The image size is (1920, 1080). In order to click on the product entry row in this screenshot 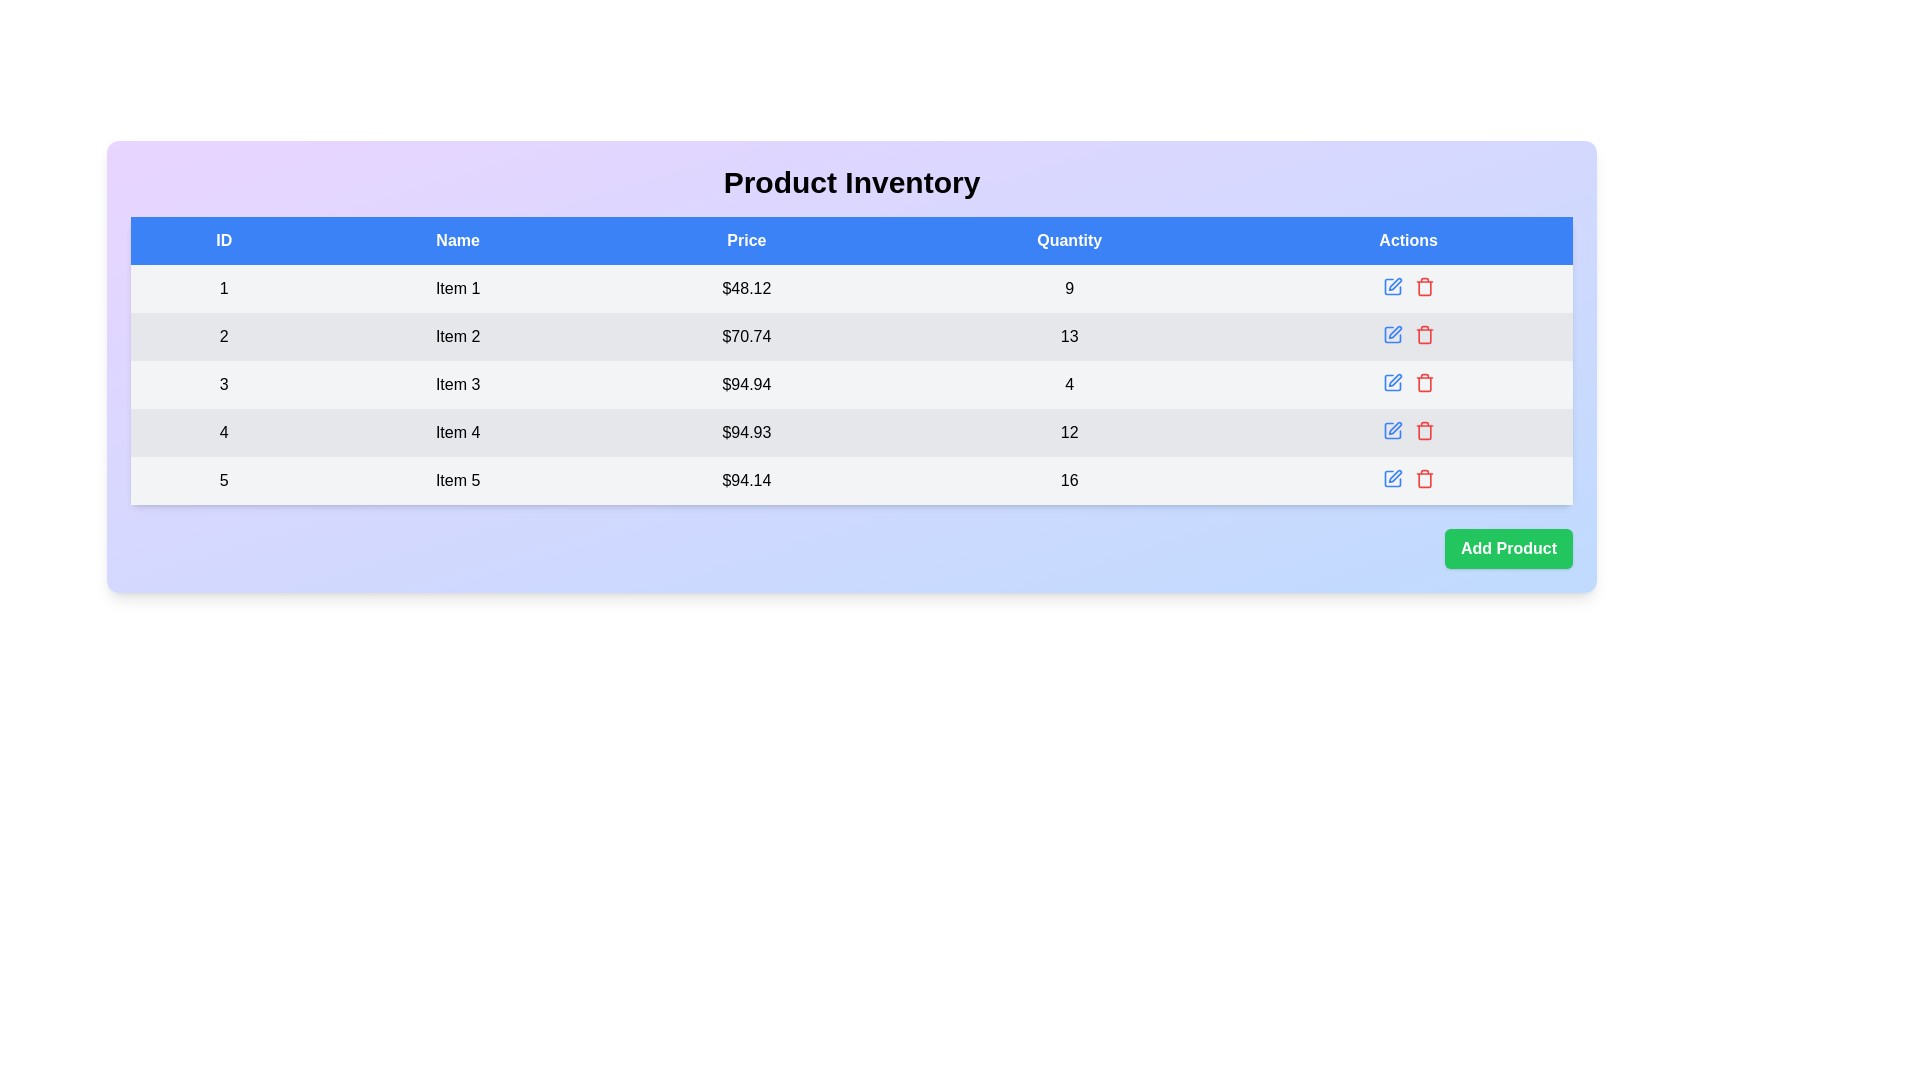, I will do `click(851, 385)`.